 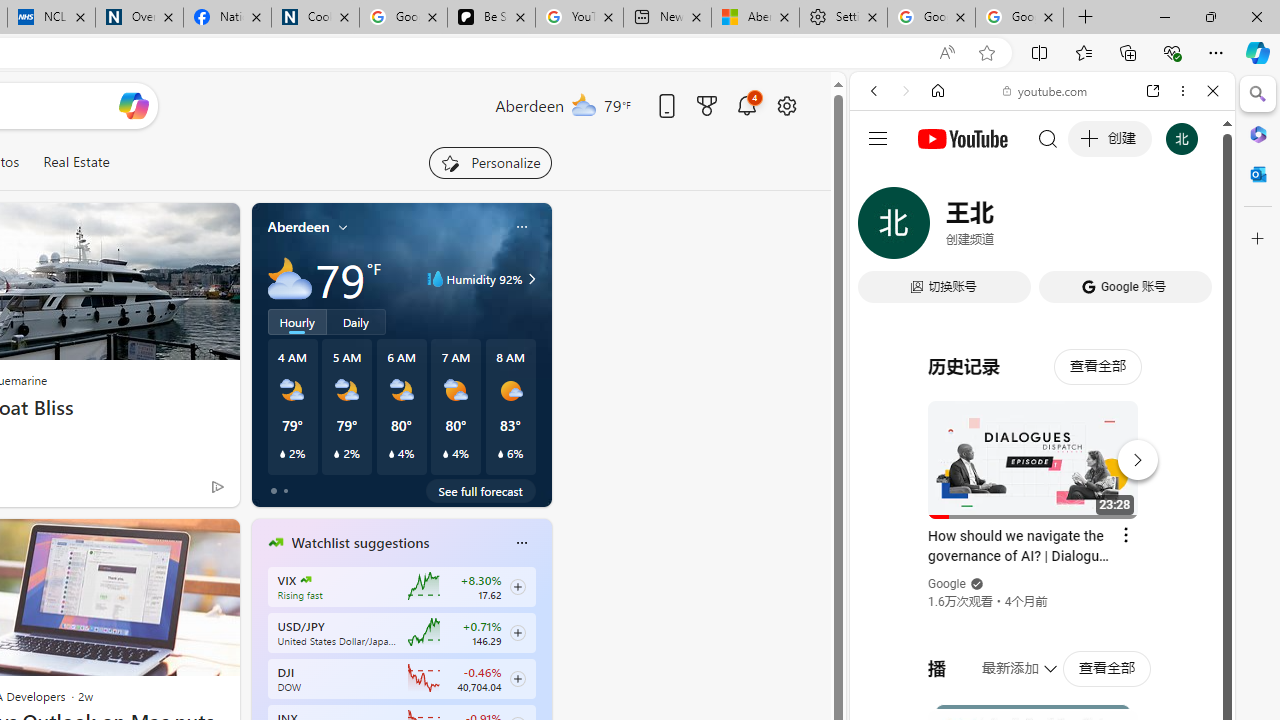 What do you see at coordinates (76, 161) in the screenshot?
I see `'Real Estate'` at bounding box center [76, 161].